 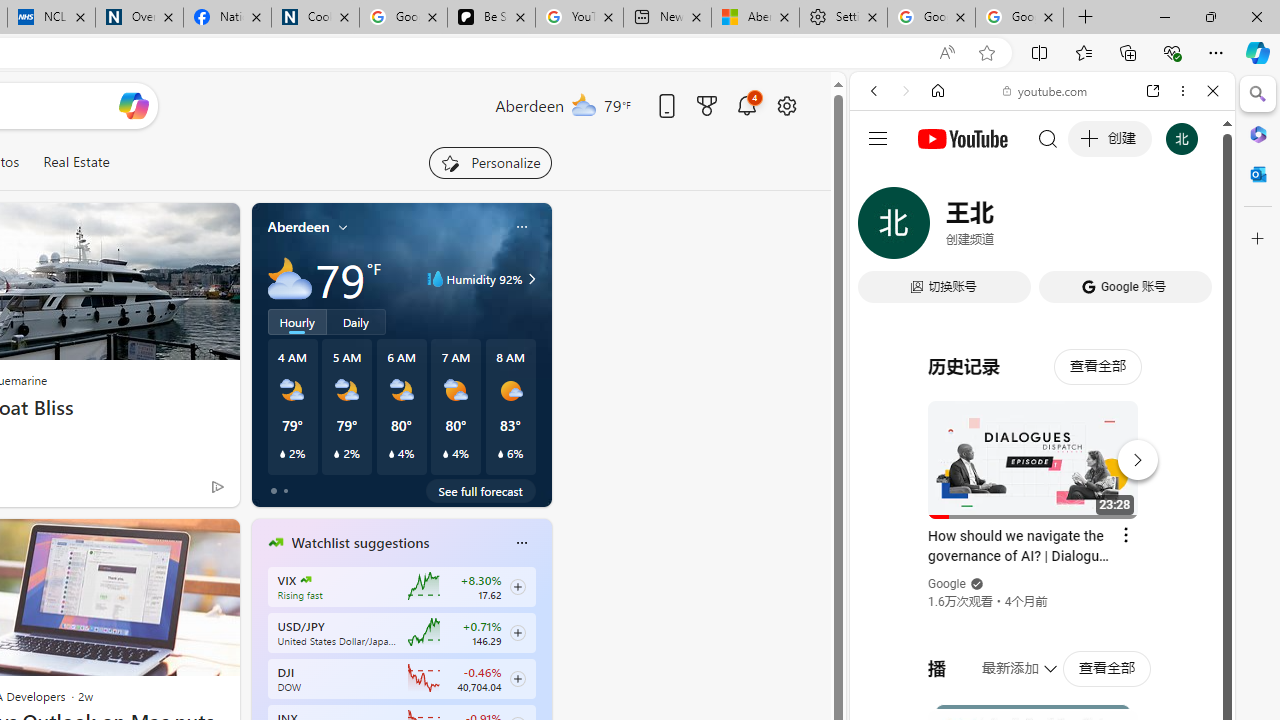 What do you see at coordinates (76, 161) in the screenshot?
I see `'Real Estate'` at bounding box center [76, 161].